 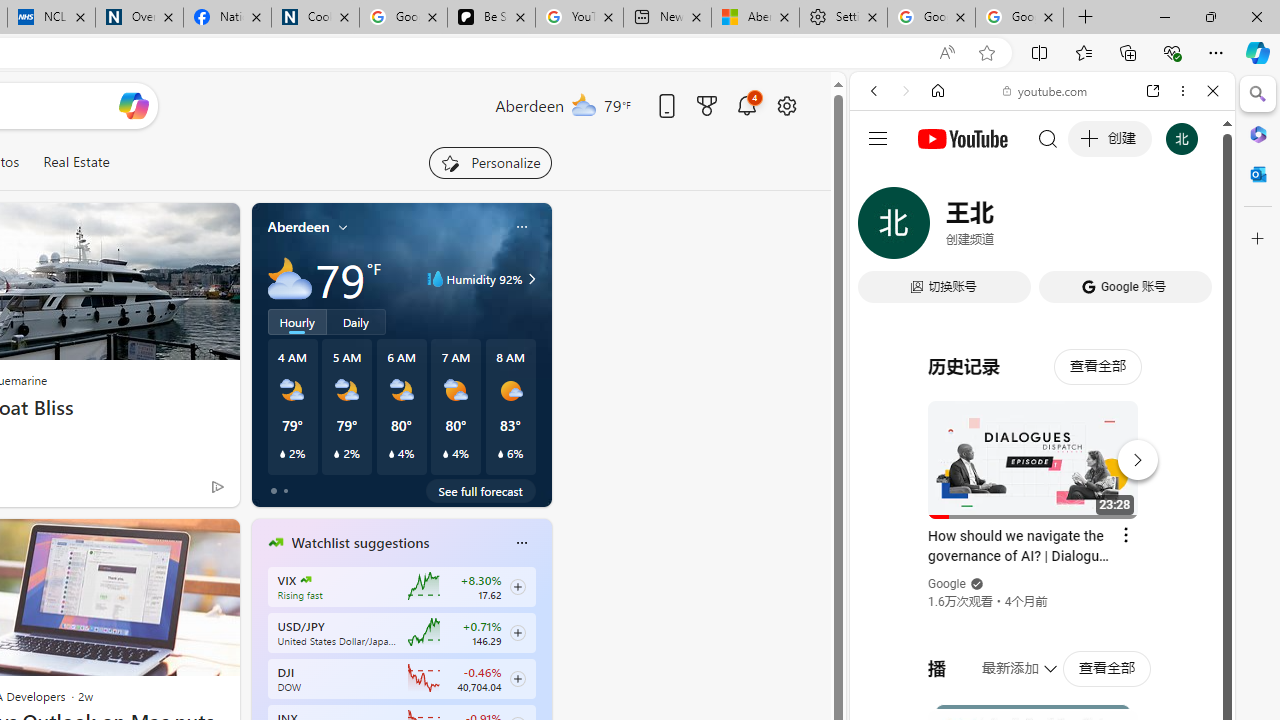 What do you see at coordinates (76, 161) in the screenshot?
I see `'Real Estate'` at bounding box center [76, 161].